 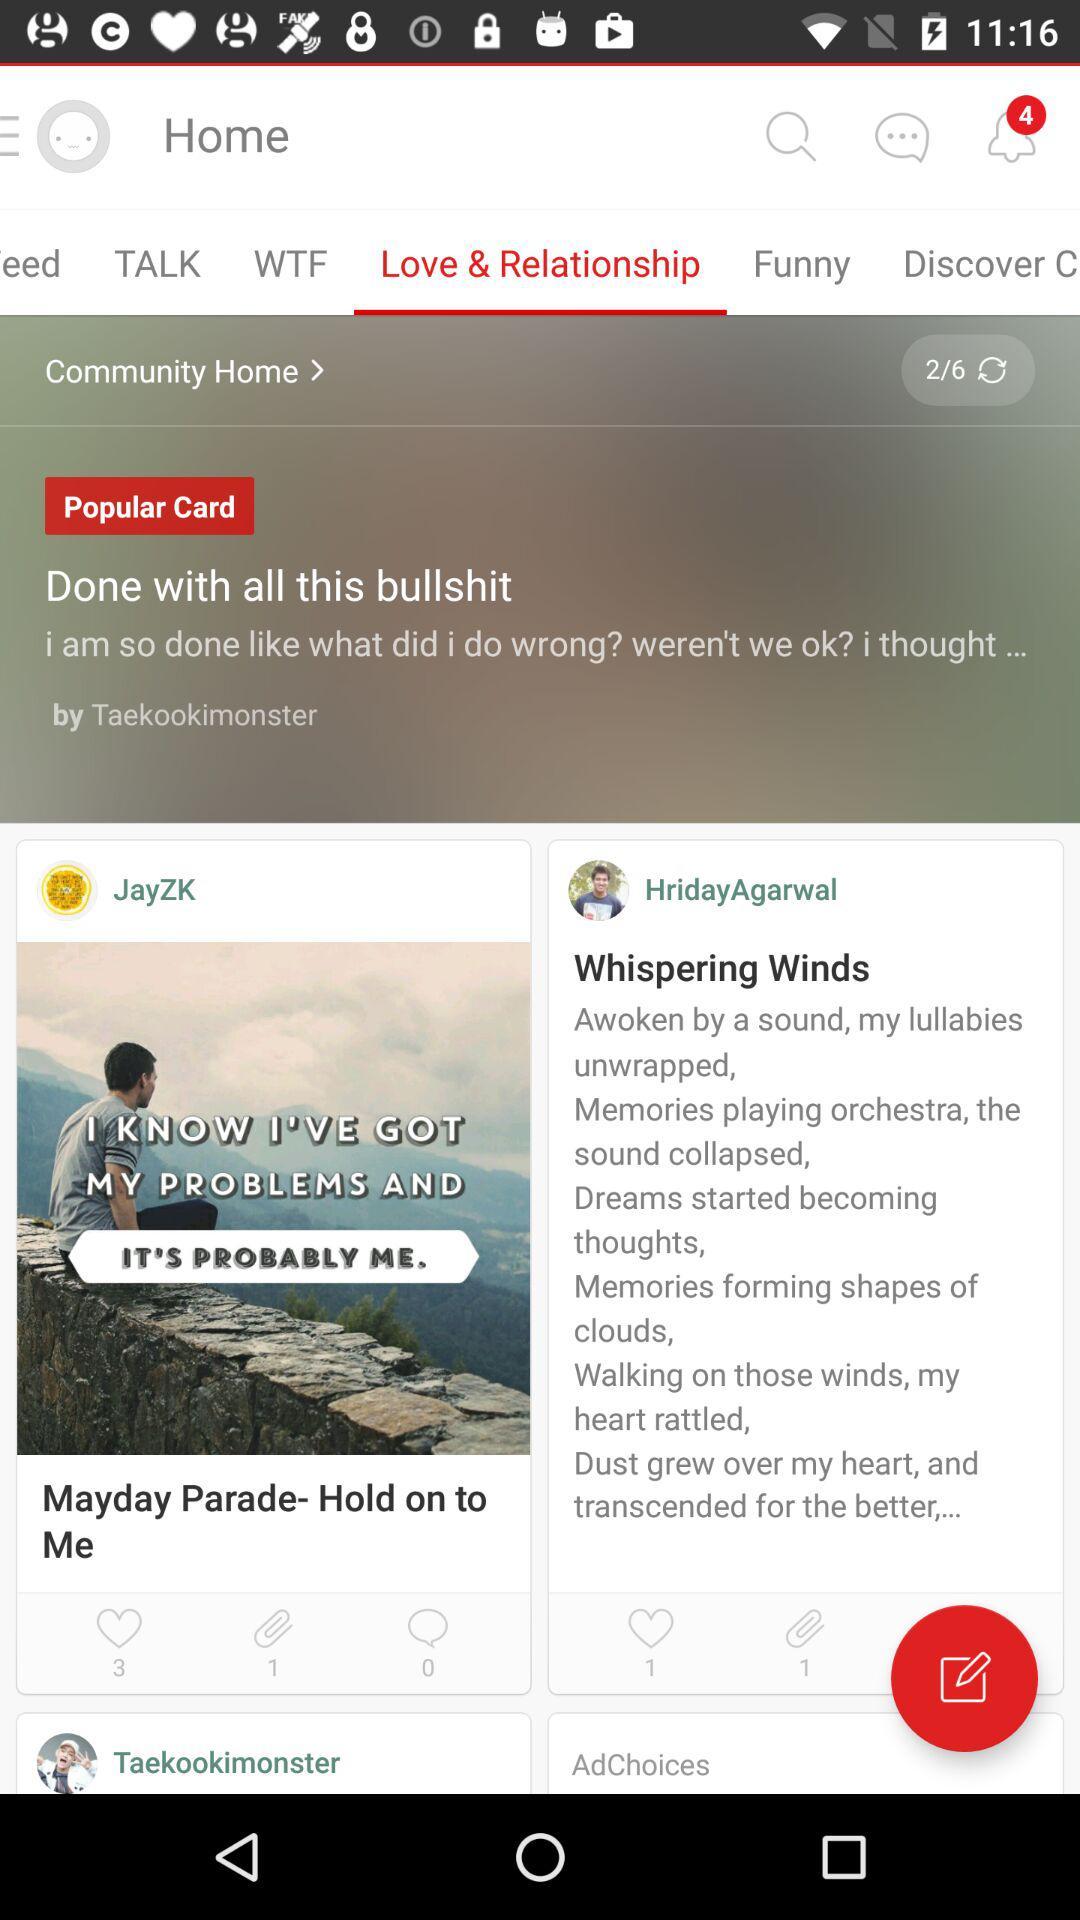 I want to click on comment option, so click(x=901, y=135).